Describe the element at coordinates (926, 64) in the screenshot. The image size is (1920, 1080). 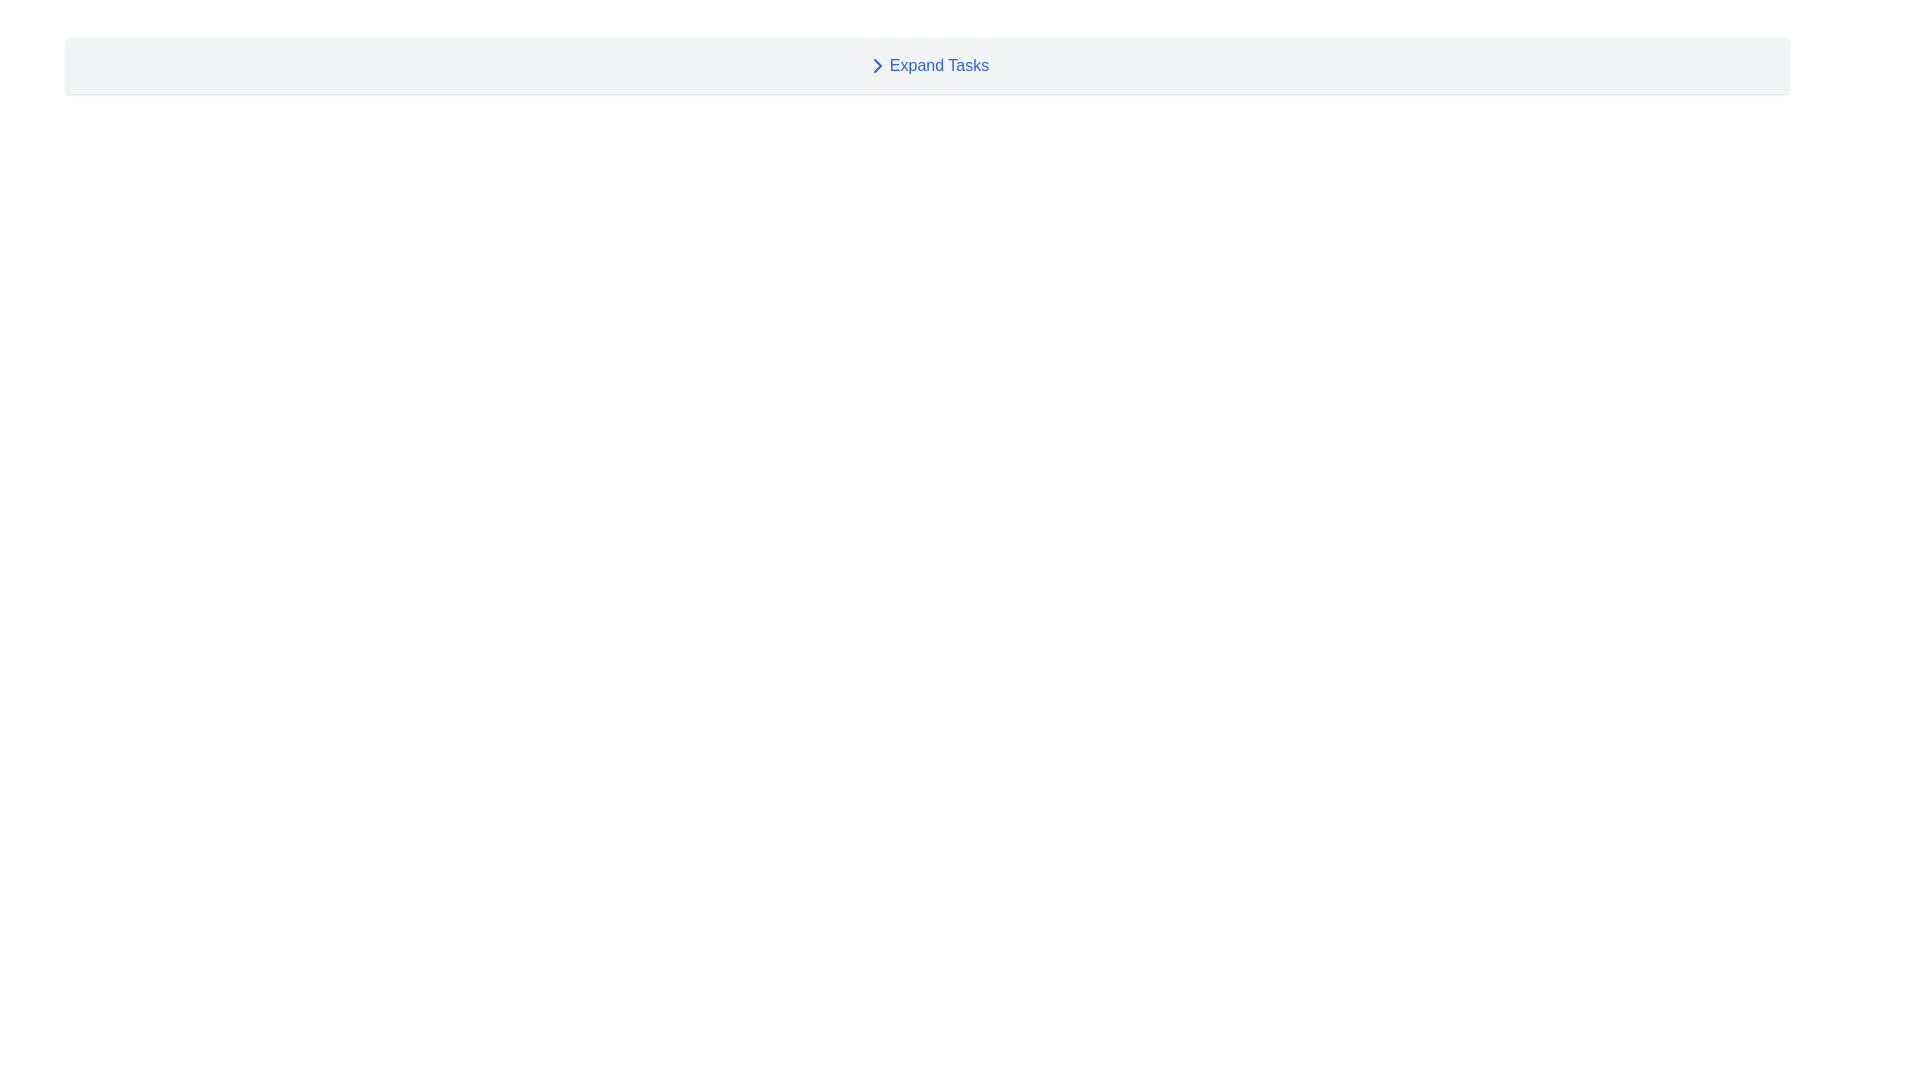
I see `the 'Expand Tasks' button-like interactive label with blue text and right arrow icon` at that location.